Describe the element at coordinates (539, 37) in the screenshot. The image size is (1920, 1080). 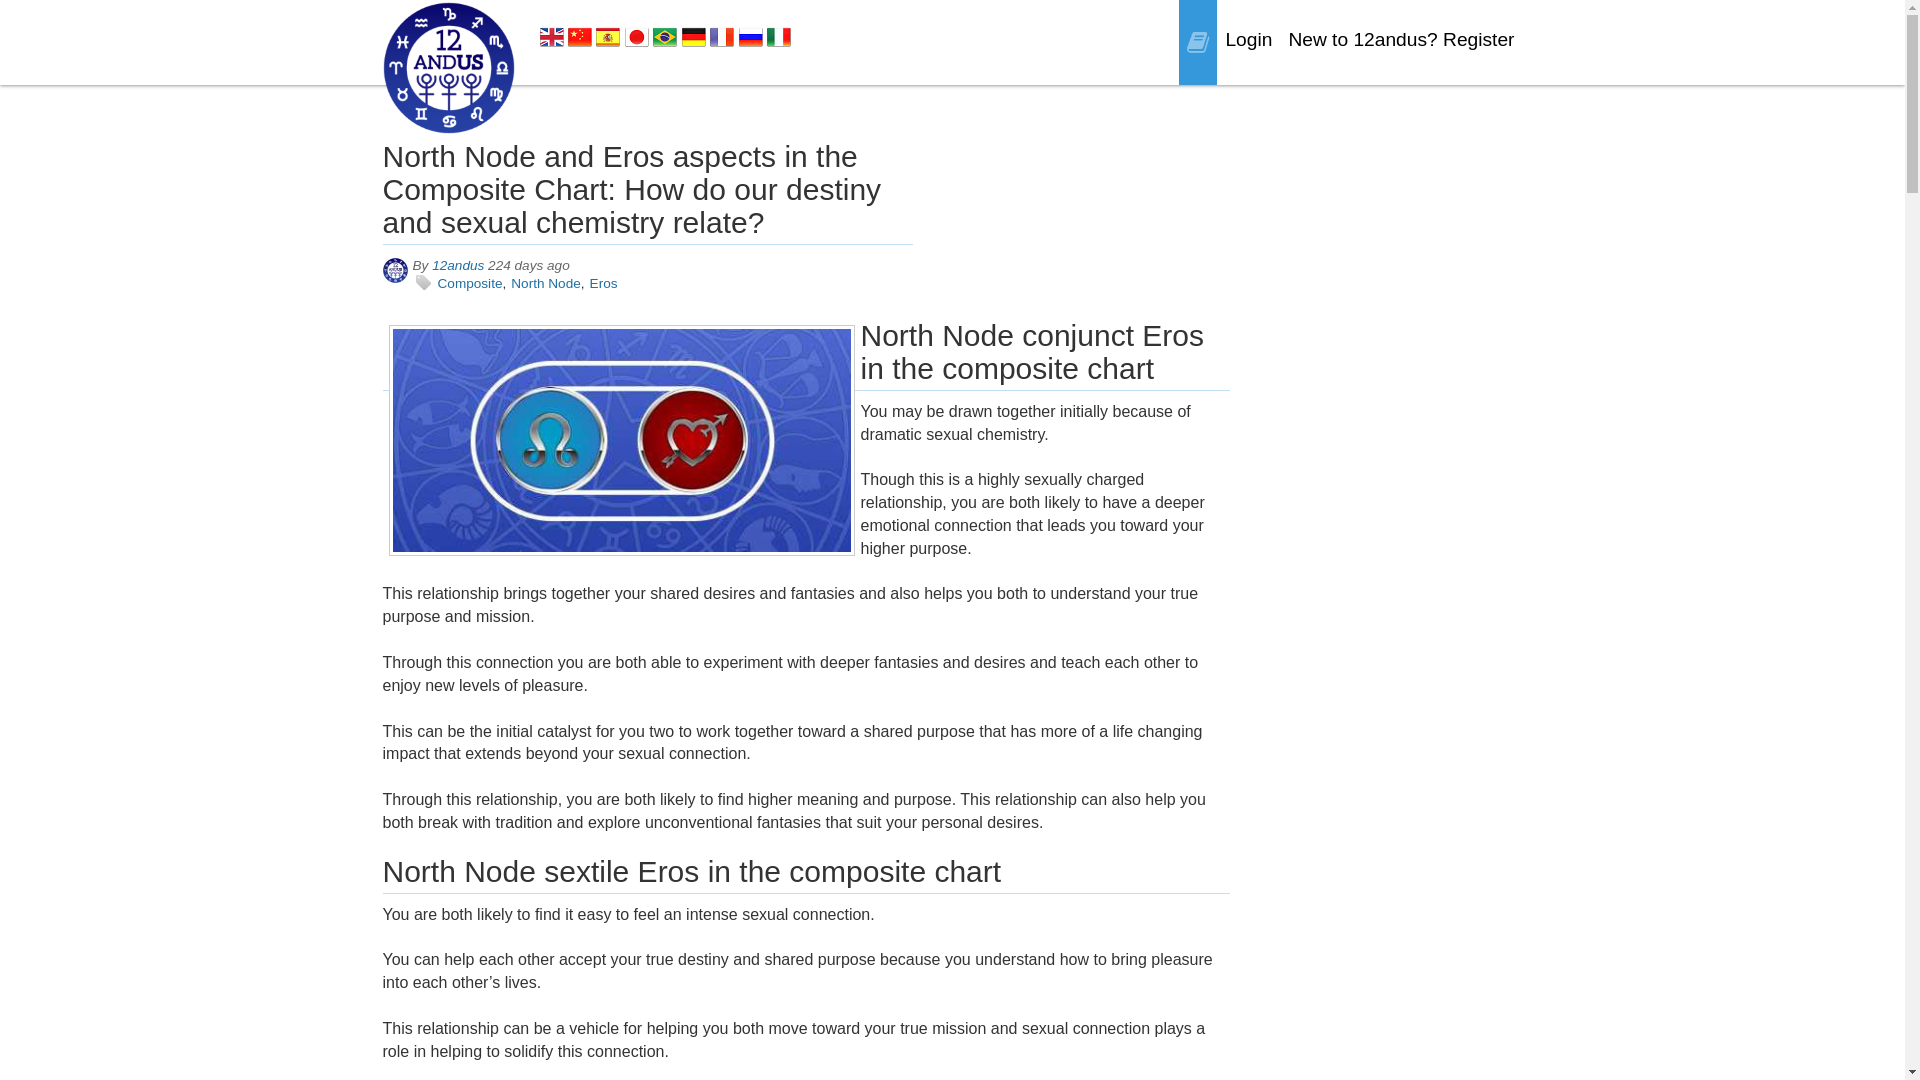
I see `'English'` at that location.